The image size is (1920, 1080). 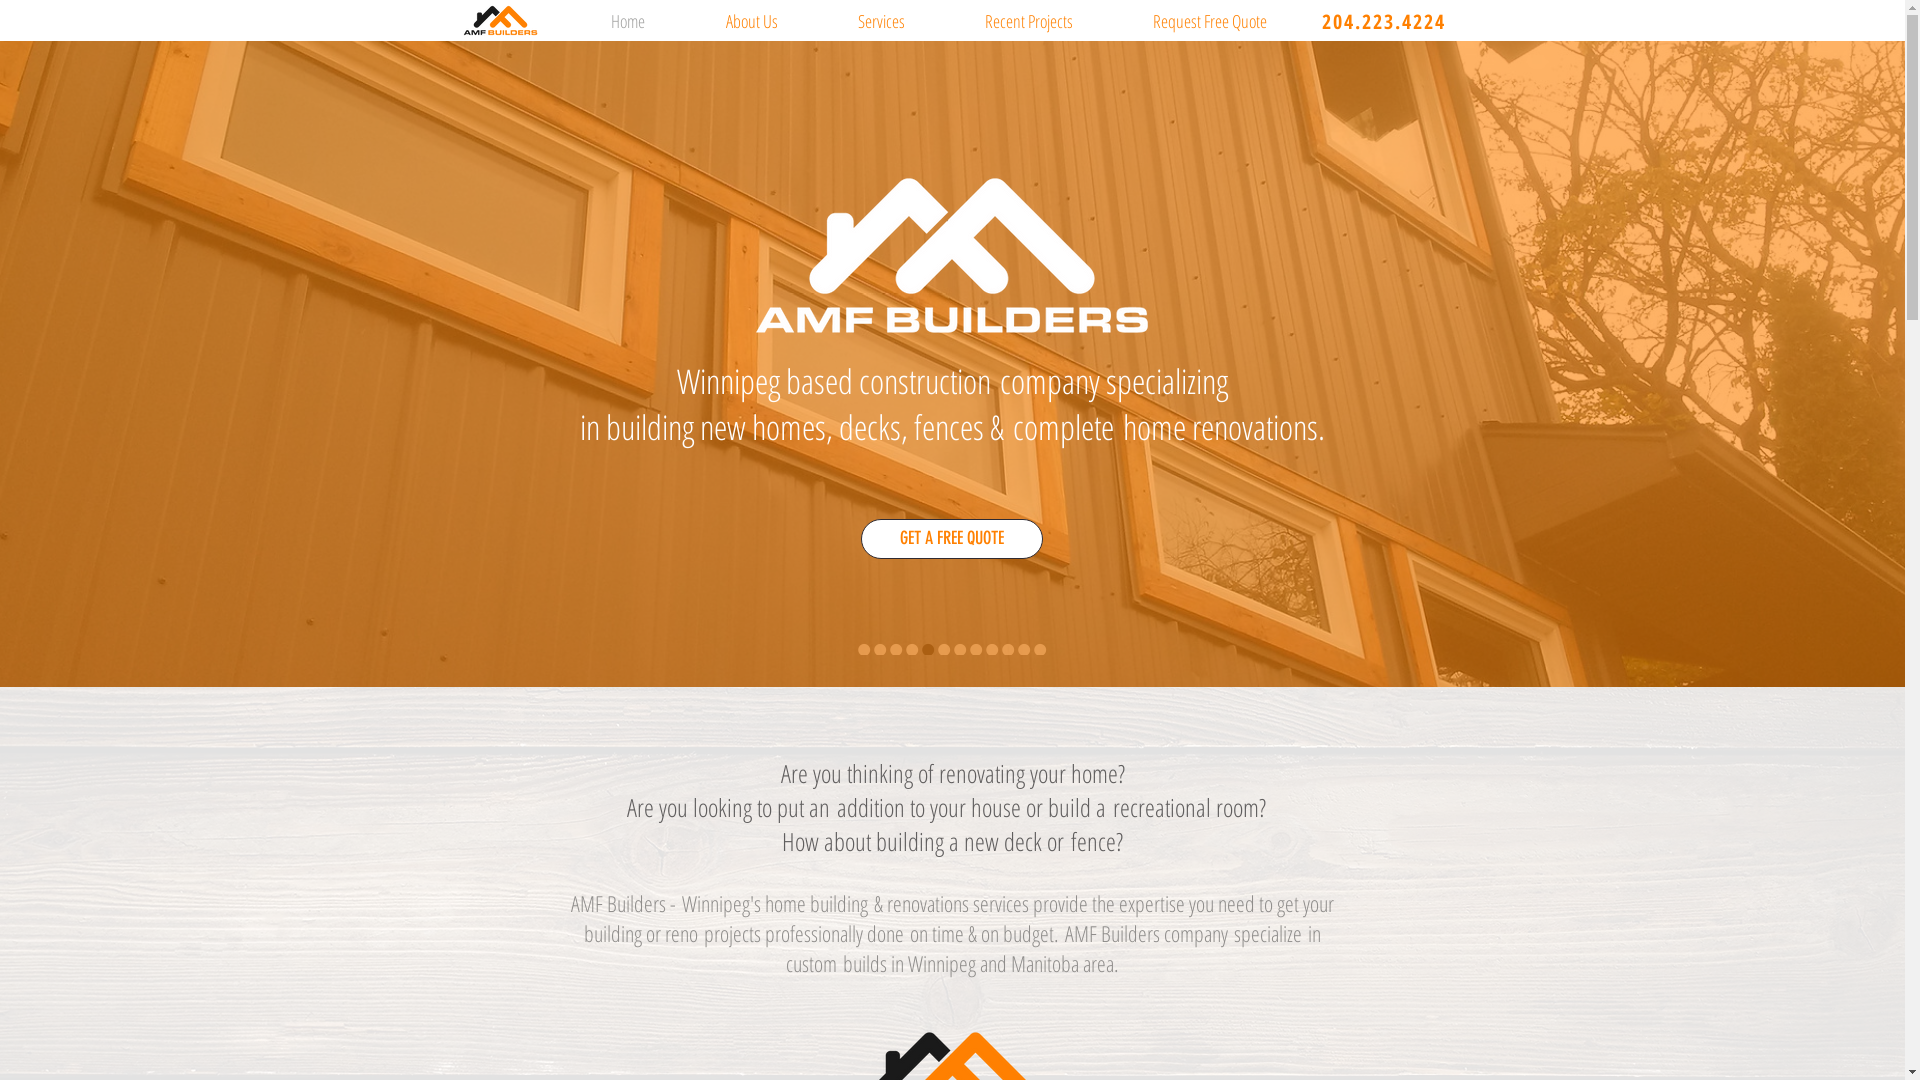 What do you see at coordinates (943, 19) in the screenshot?
I see `'Recent Projects'` at bounding box center [943, 19].